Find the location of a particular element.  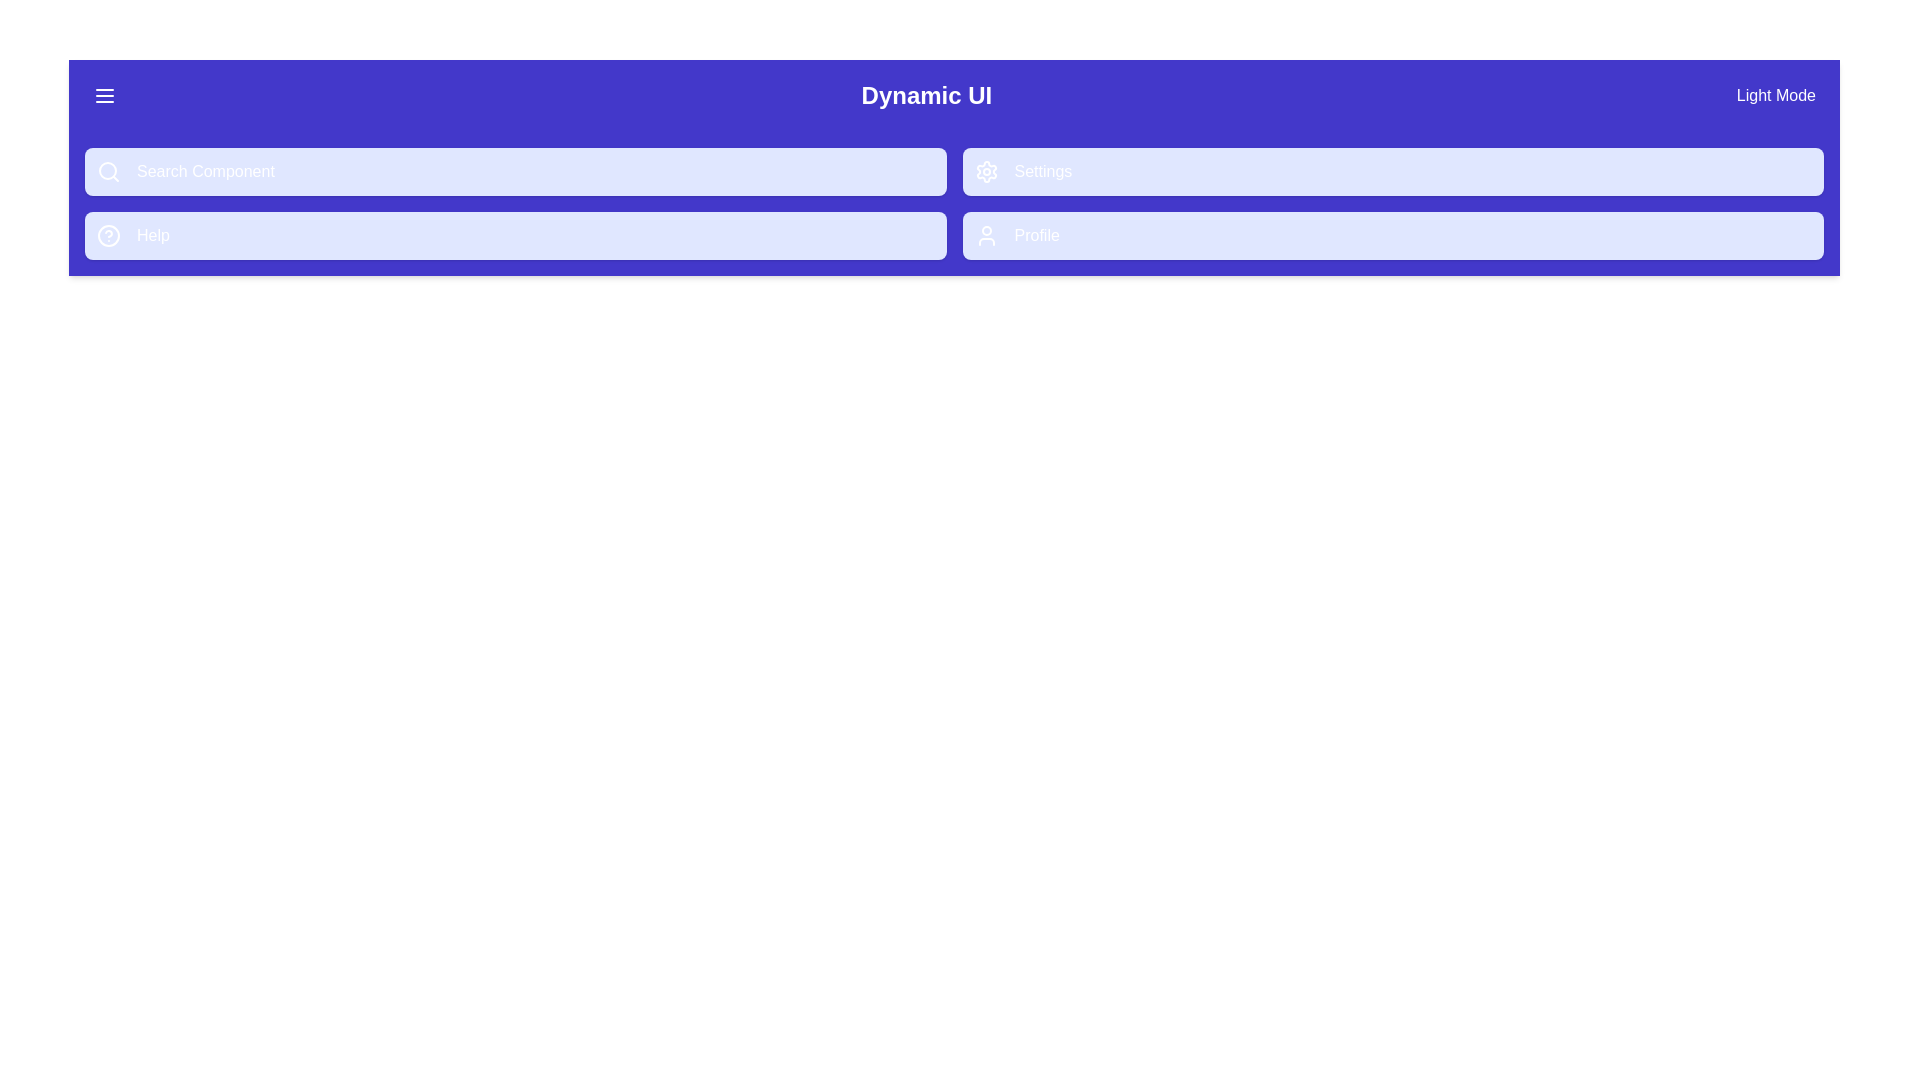

the menu option Help from the menu is located at coordinates (515, 234).